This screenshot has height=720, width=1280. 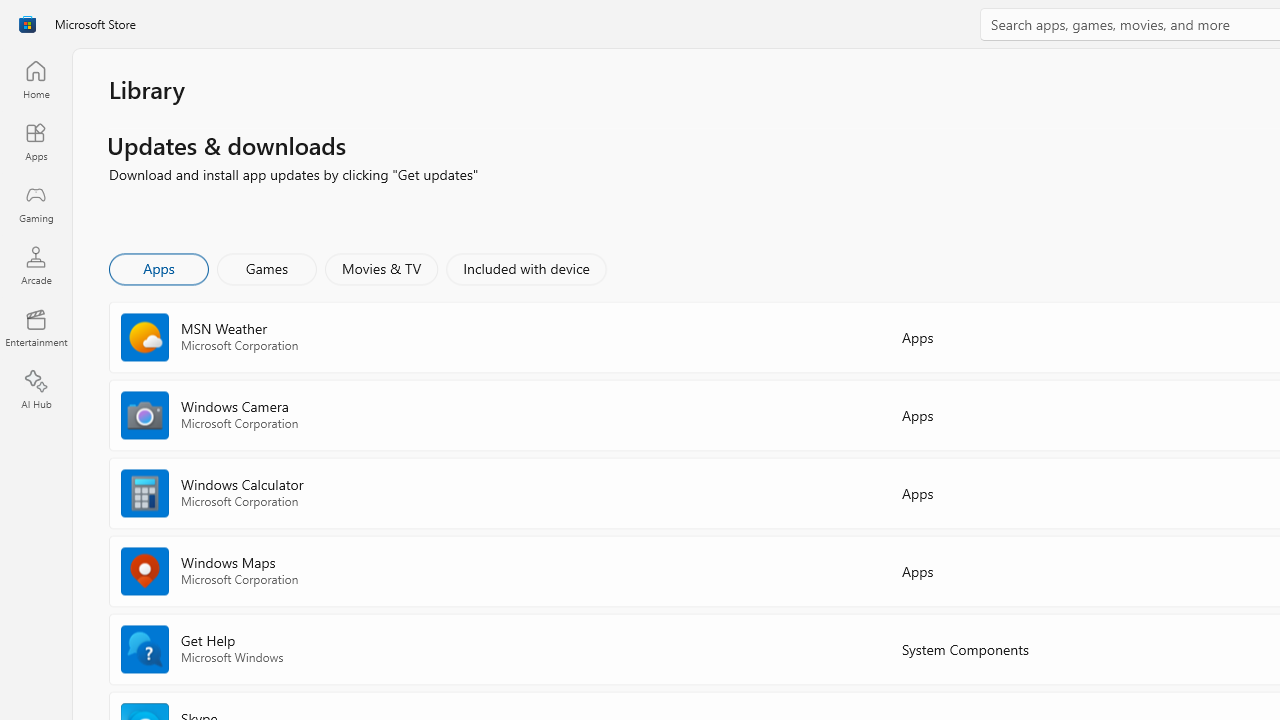 What do you see at coordinates (35, 203) in the screenshot?
I see `'Gaming'` at bounding box center [35, 203].